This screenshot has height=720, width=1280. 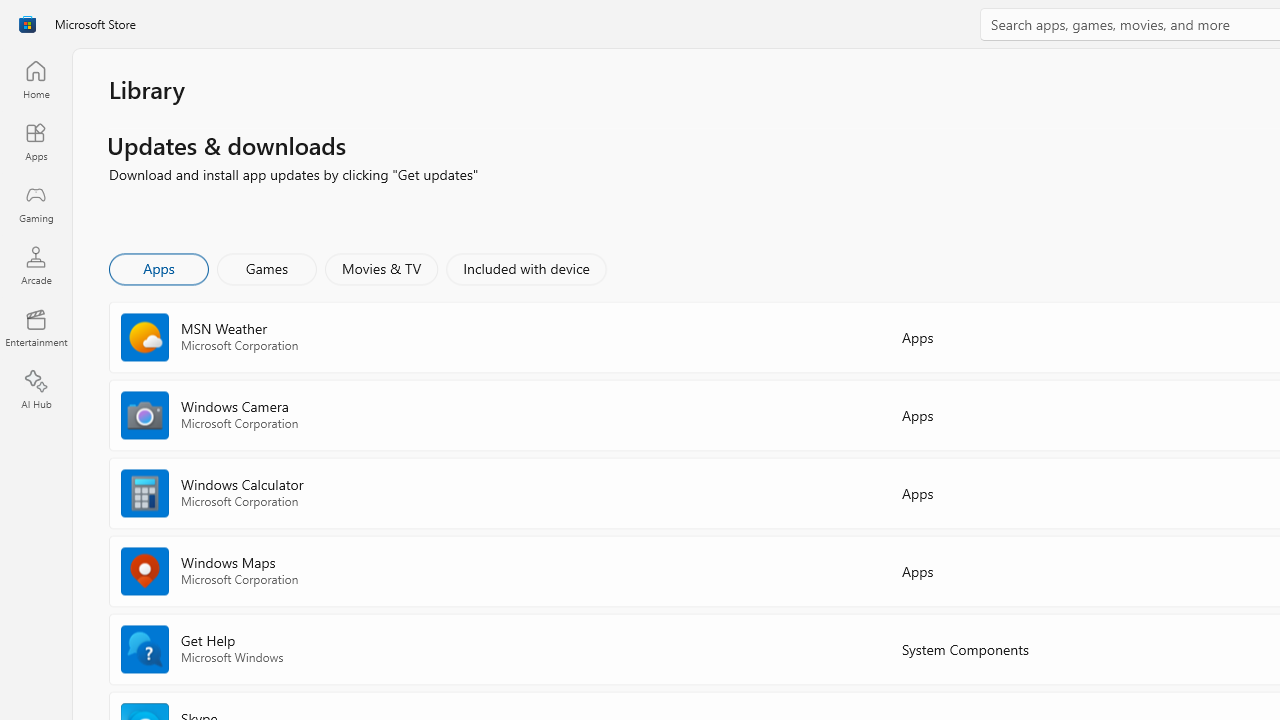 What do you see at coordinates (35, 203) in the screenshot?
I see `'Gaming'` at bounding box center [35, 203].